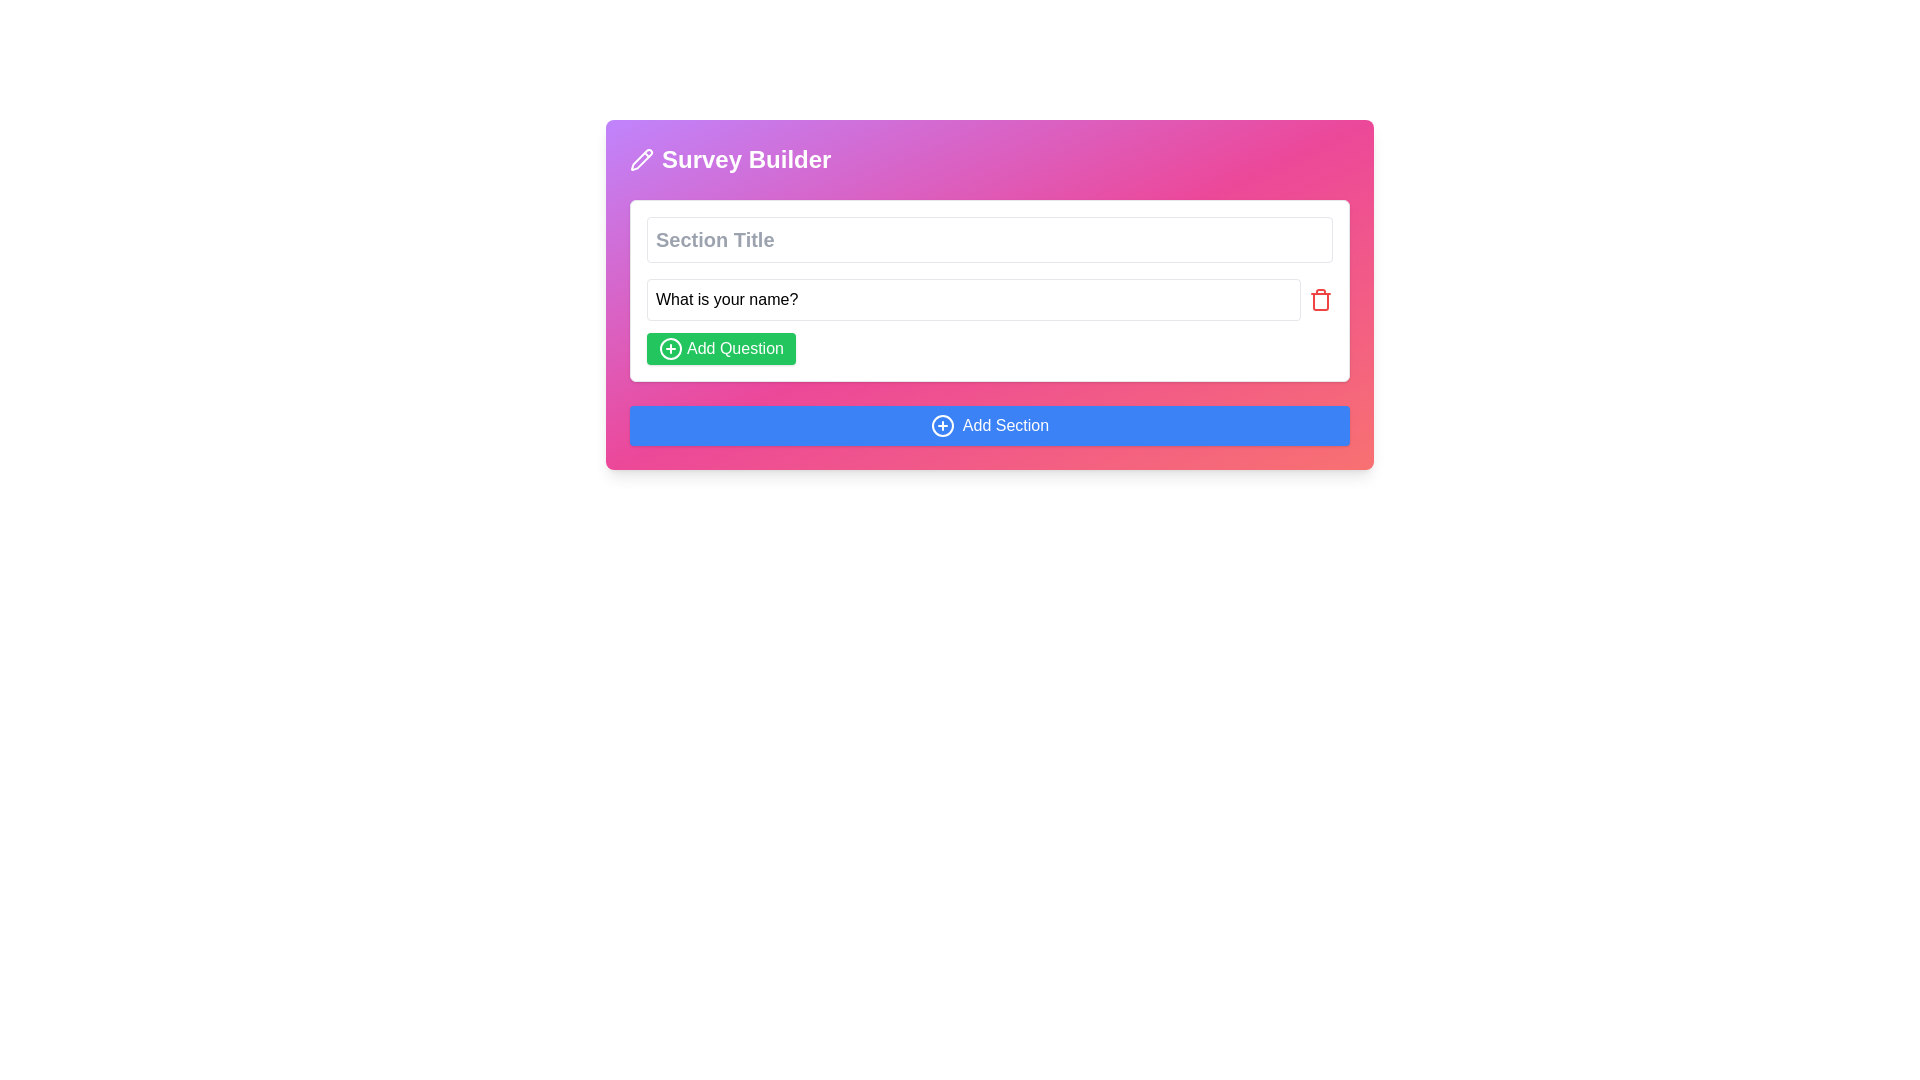  Describe the element at coordinates (989, 424) in the screenshot. I see `the button at the bottom of the 'Survey Builder' section to observe hover effects` at that location.